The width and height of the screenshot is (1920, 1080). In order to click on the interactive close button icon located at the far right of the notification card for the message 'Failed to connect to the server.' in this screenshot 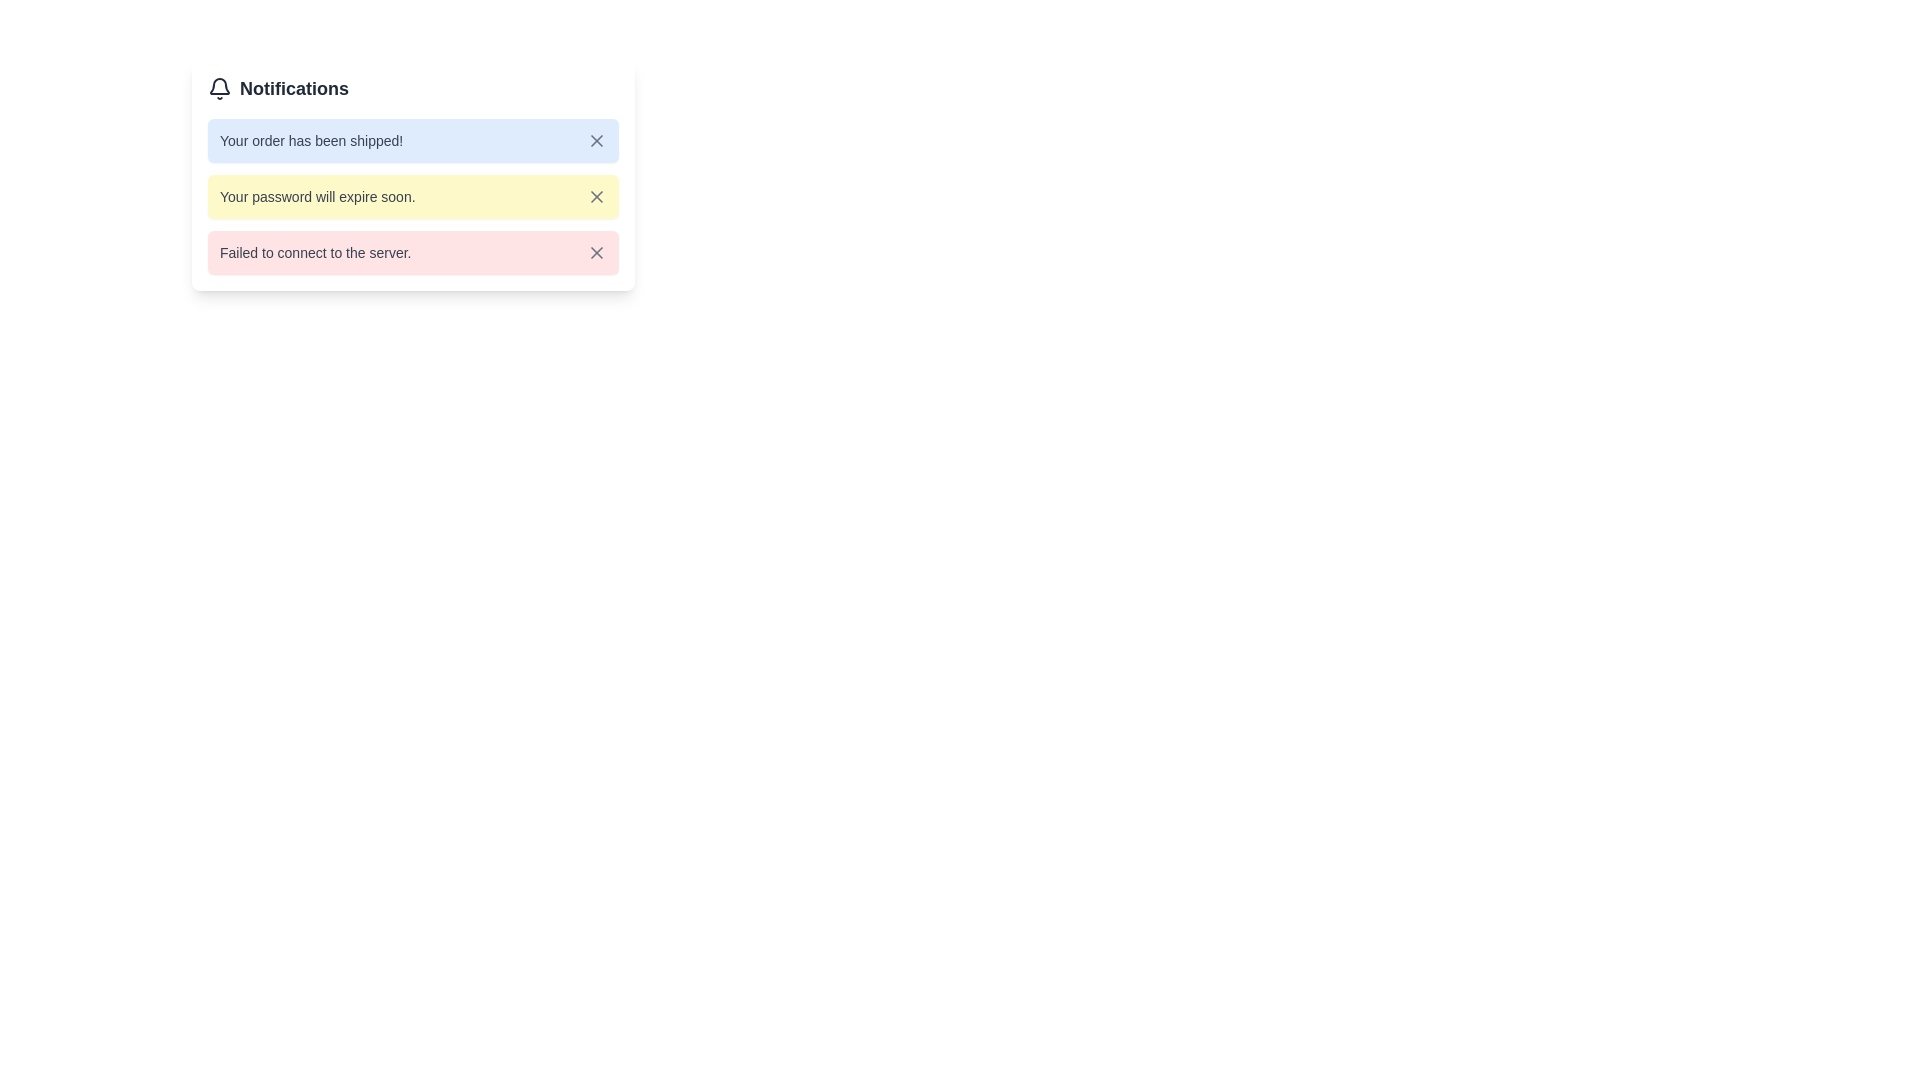, I will do `click(595, 252)`.